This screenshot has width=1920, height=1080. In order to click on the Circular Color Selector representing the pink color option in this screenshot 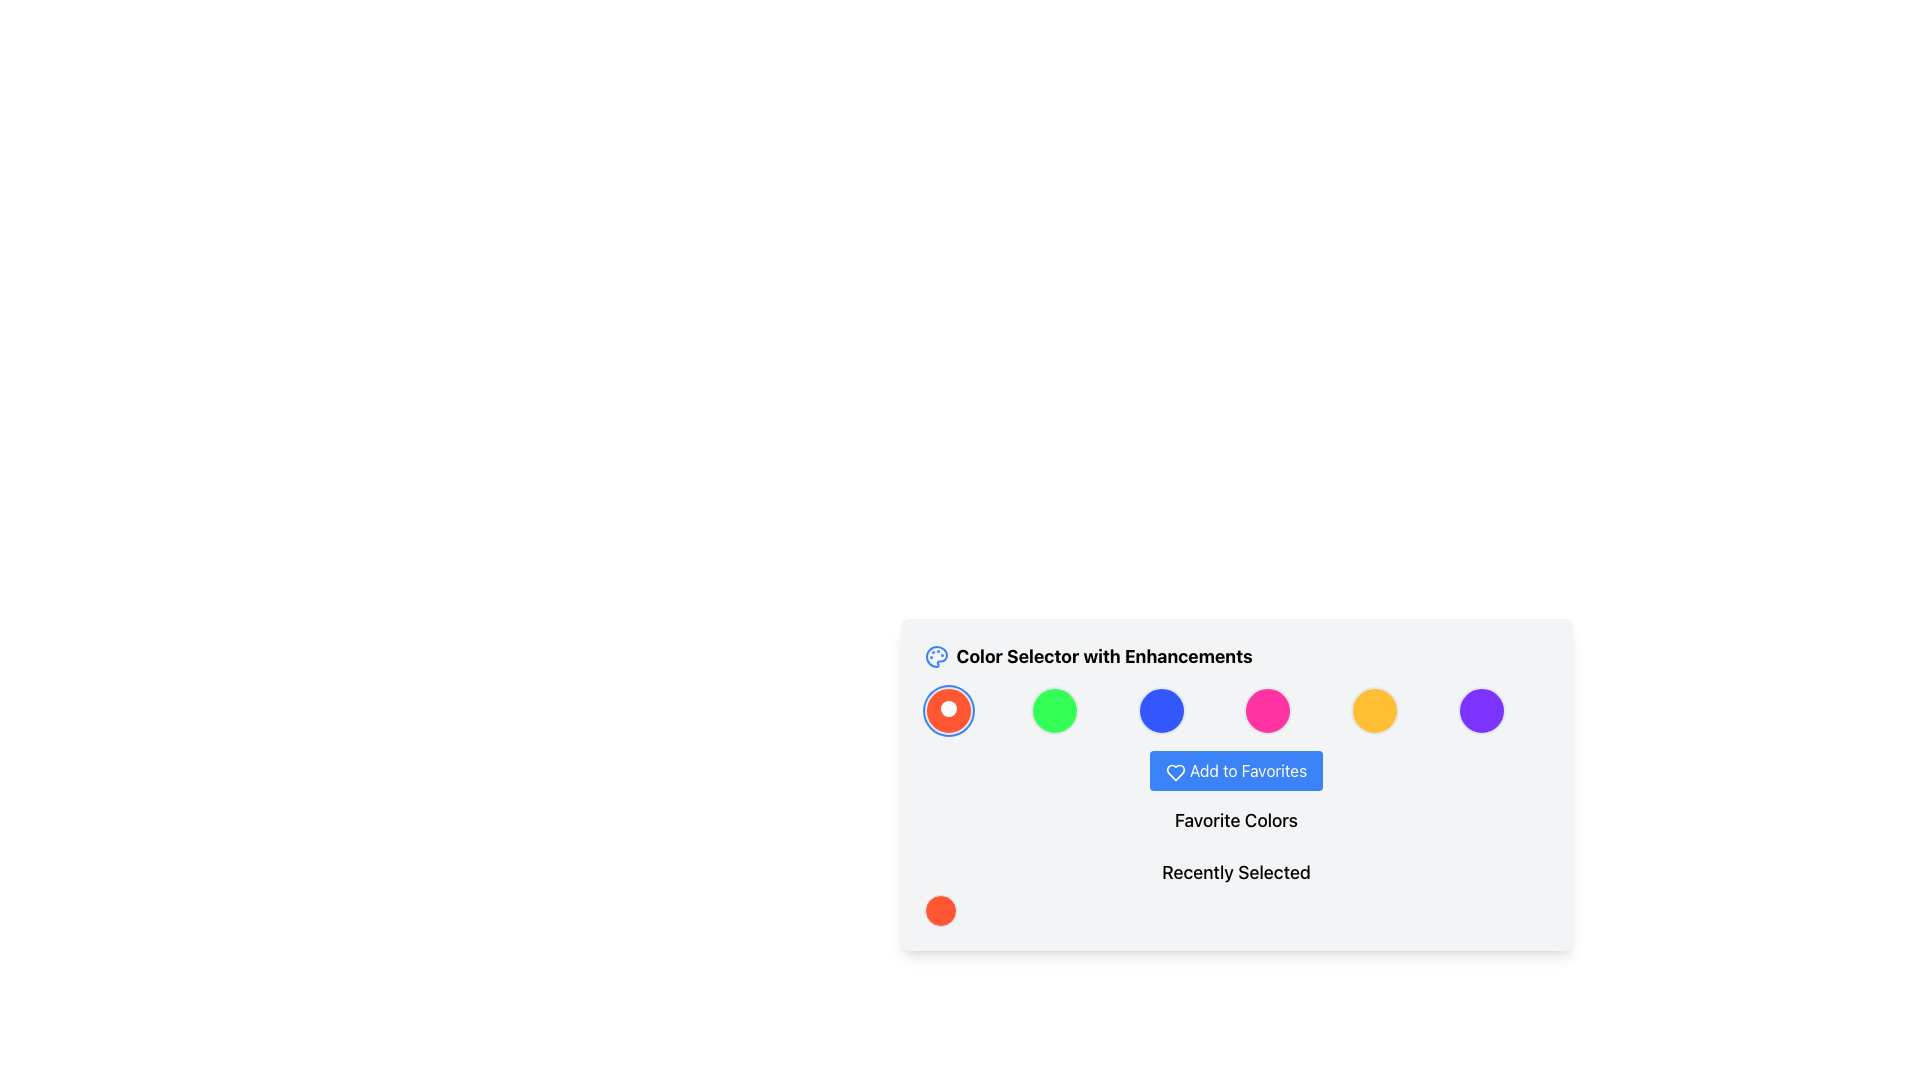, I will do `click(1266, 709)`.